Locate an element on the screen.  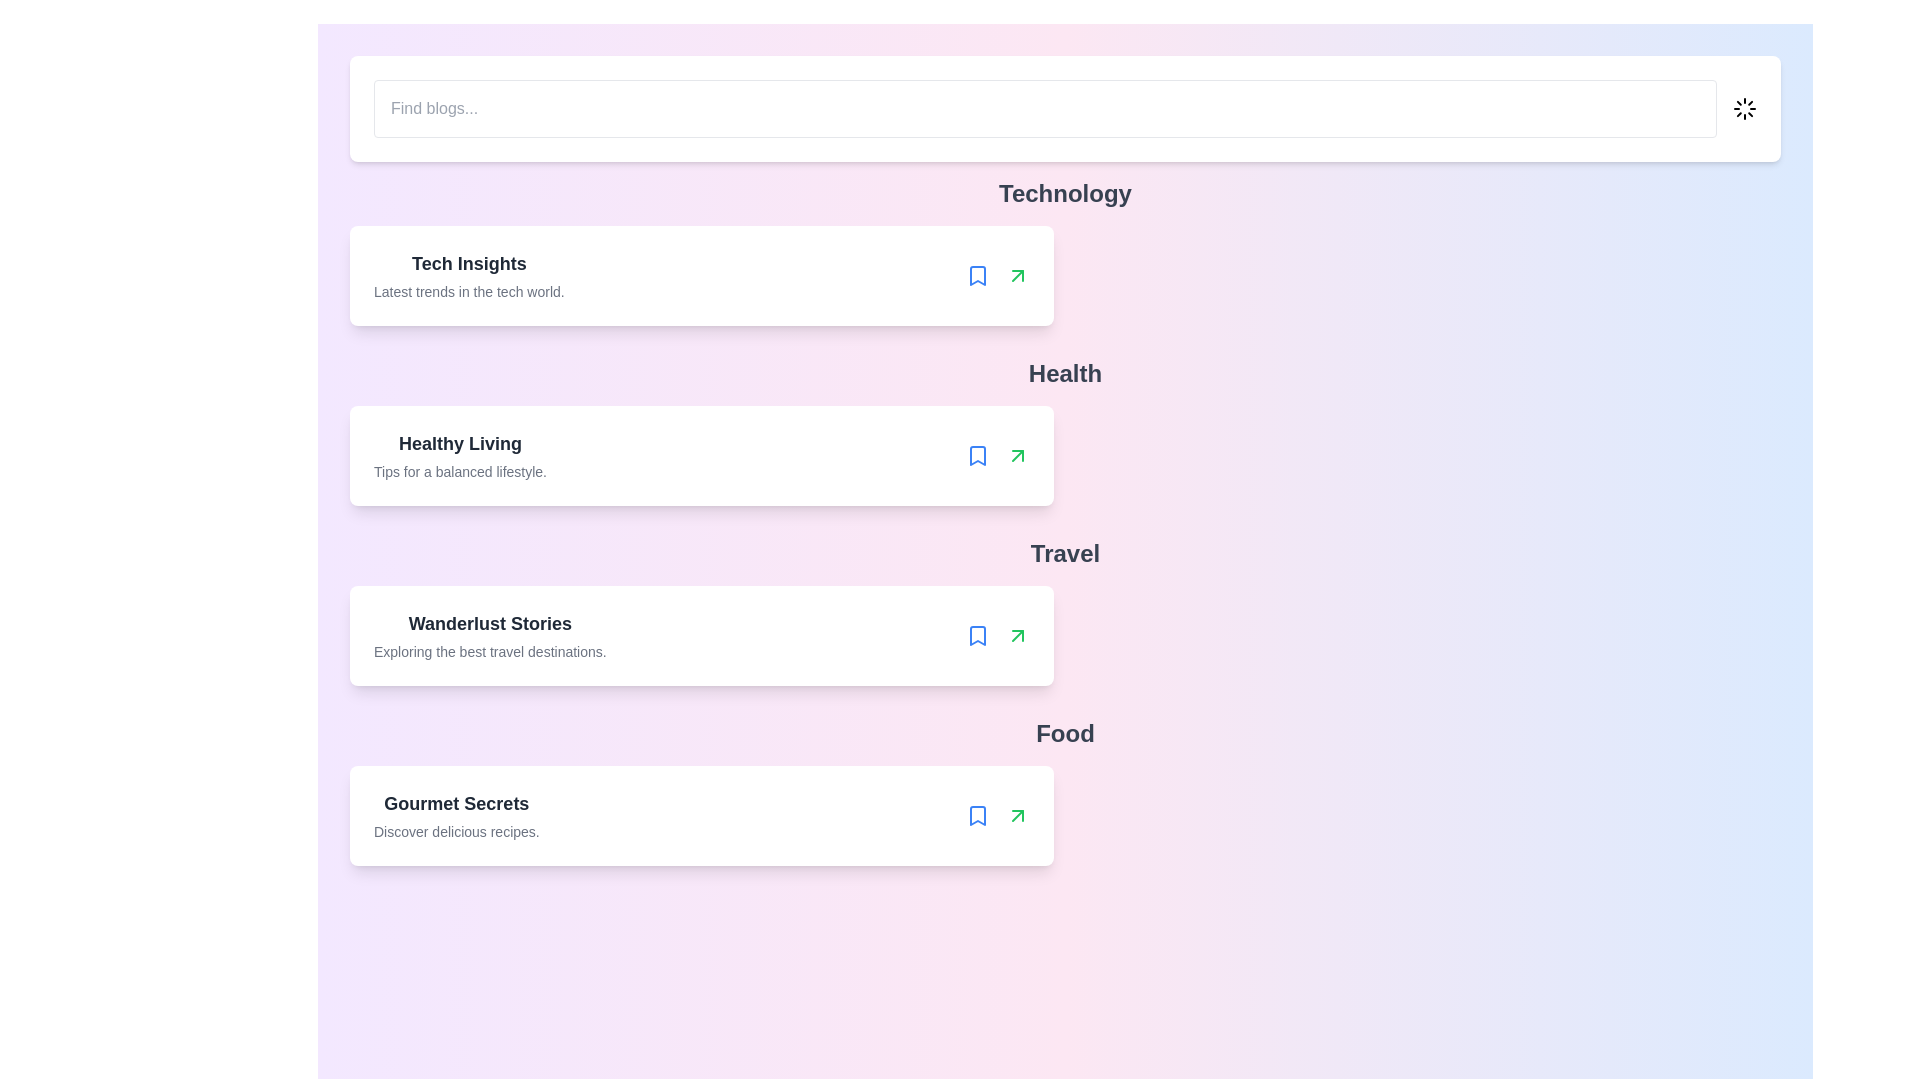
the upward right arrow icon in the 'Wanderlust Stories' card located at the bottom-right corner is located at coordinates (997, 636).